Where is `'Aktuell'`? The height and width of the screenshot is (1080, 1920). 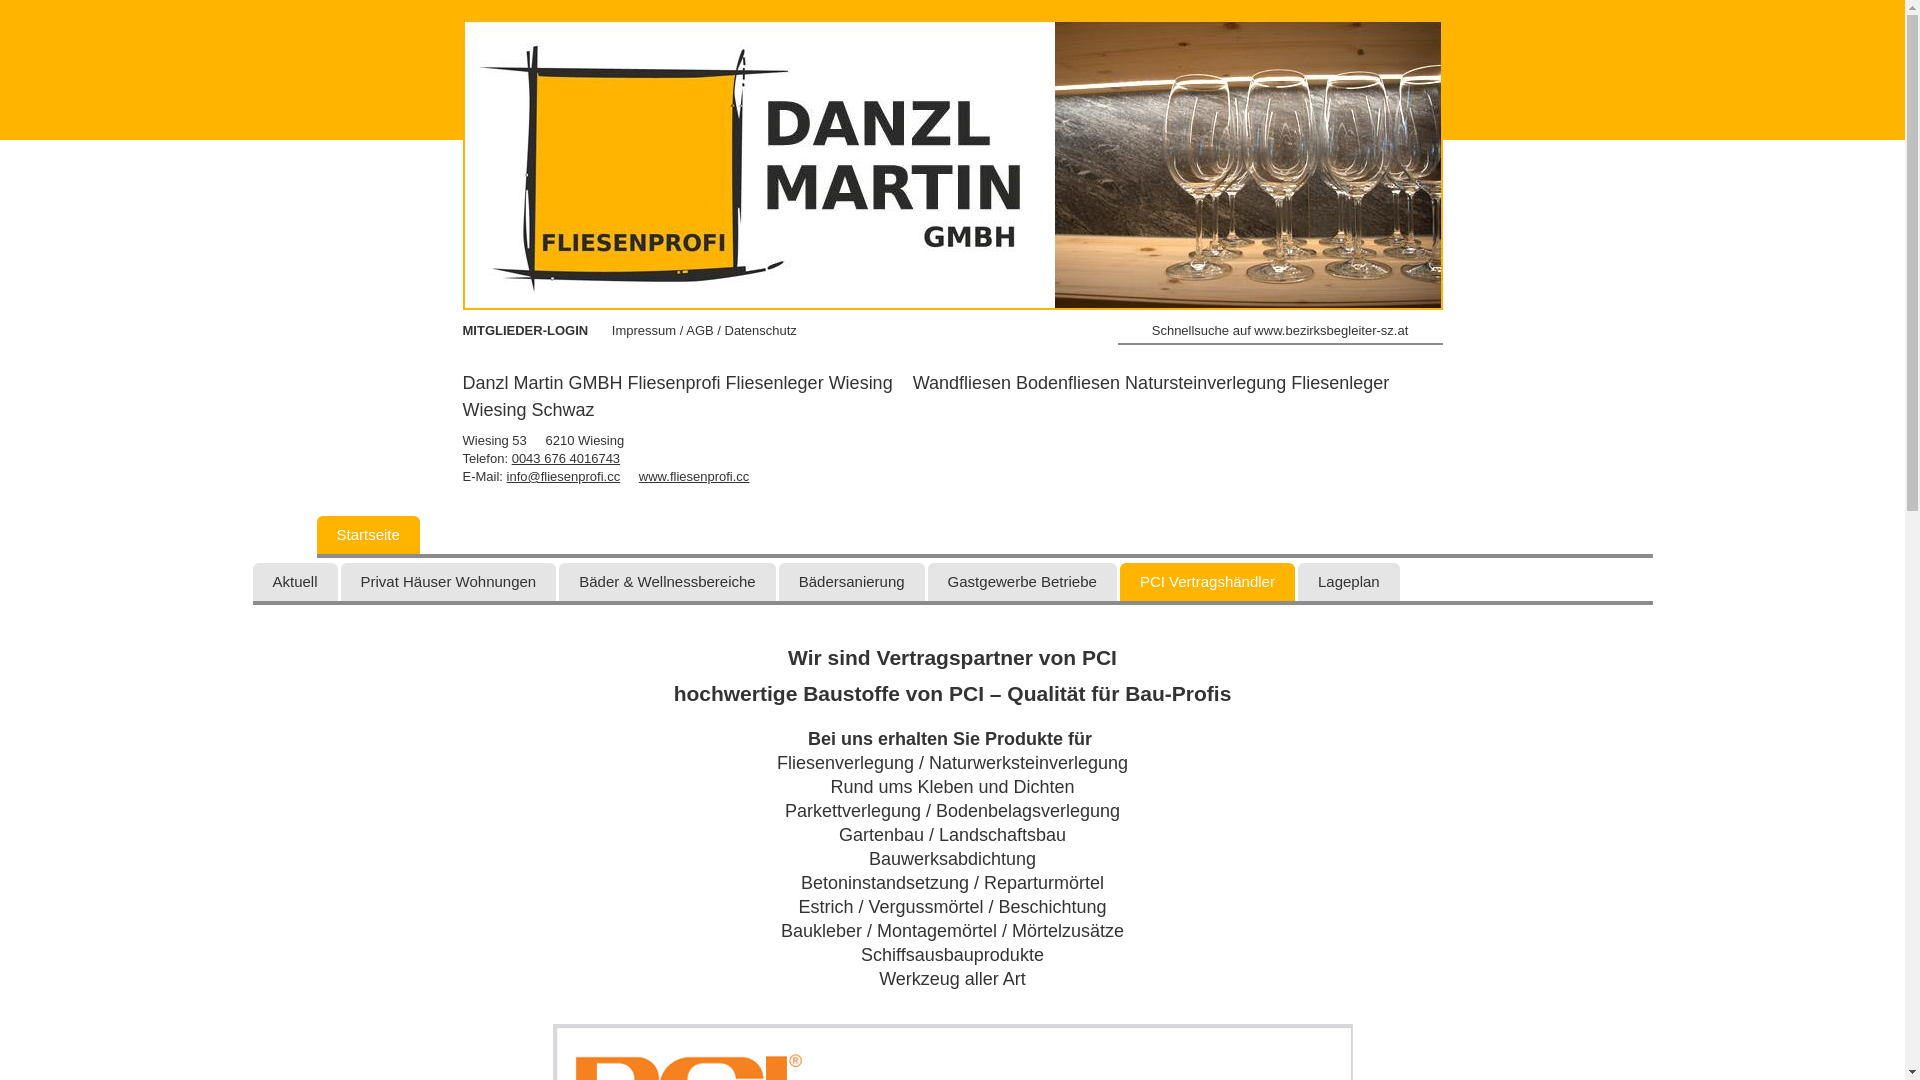 'Aktuell' is located at coordinates (293, 582).